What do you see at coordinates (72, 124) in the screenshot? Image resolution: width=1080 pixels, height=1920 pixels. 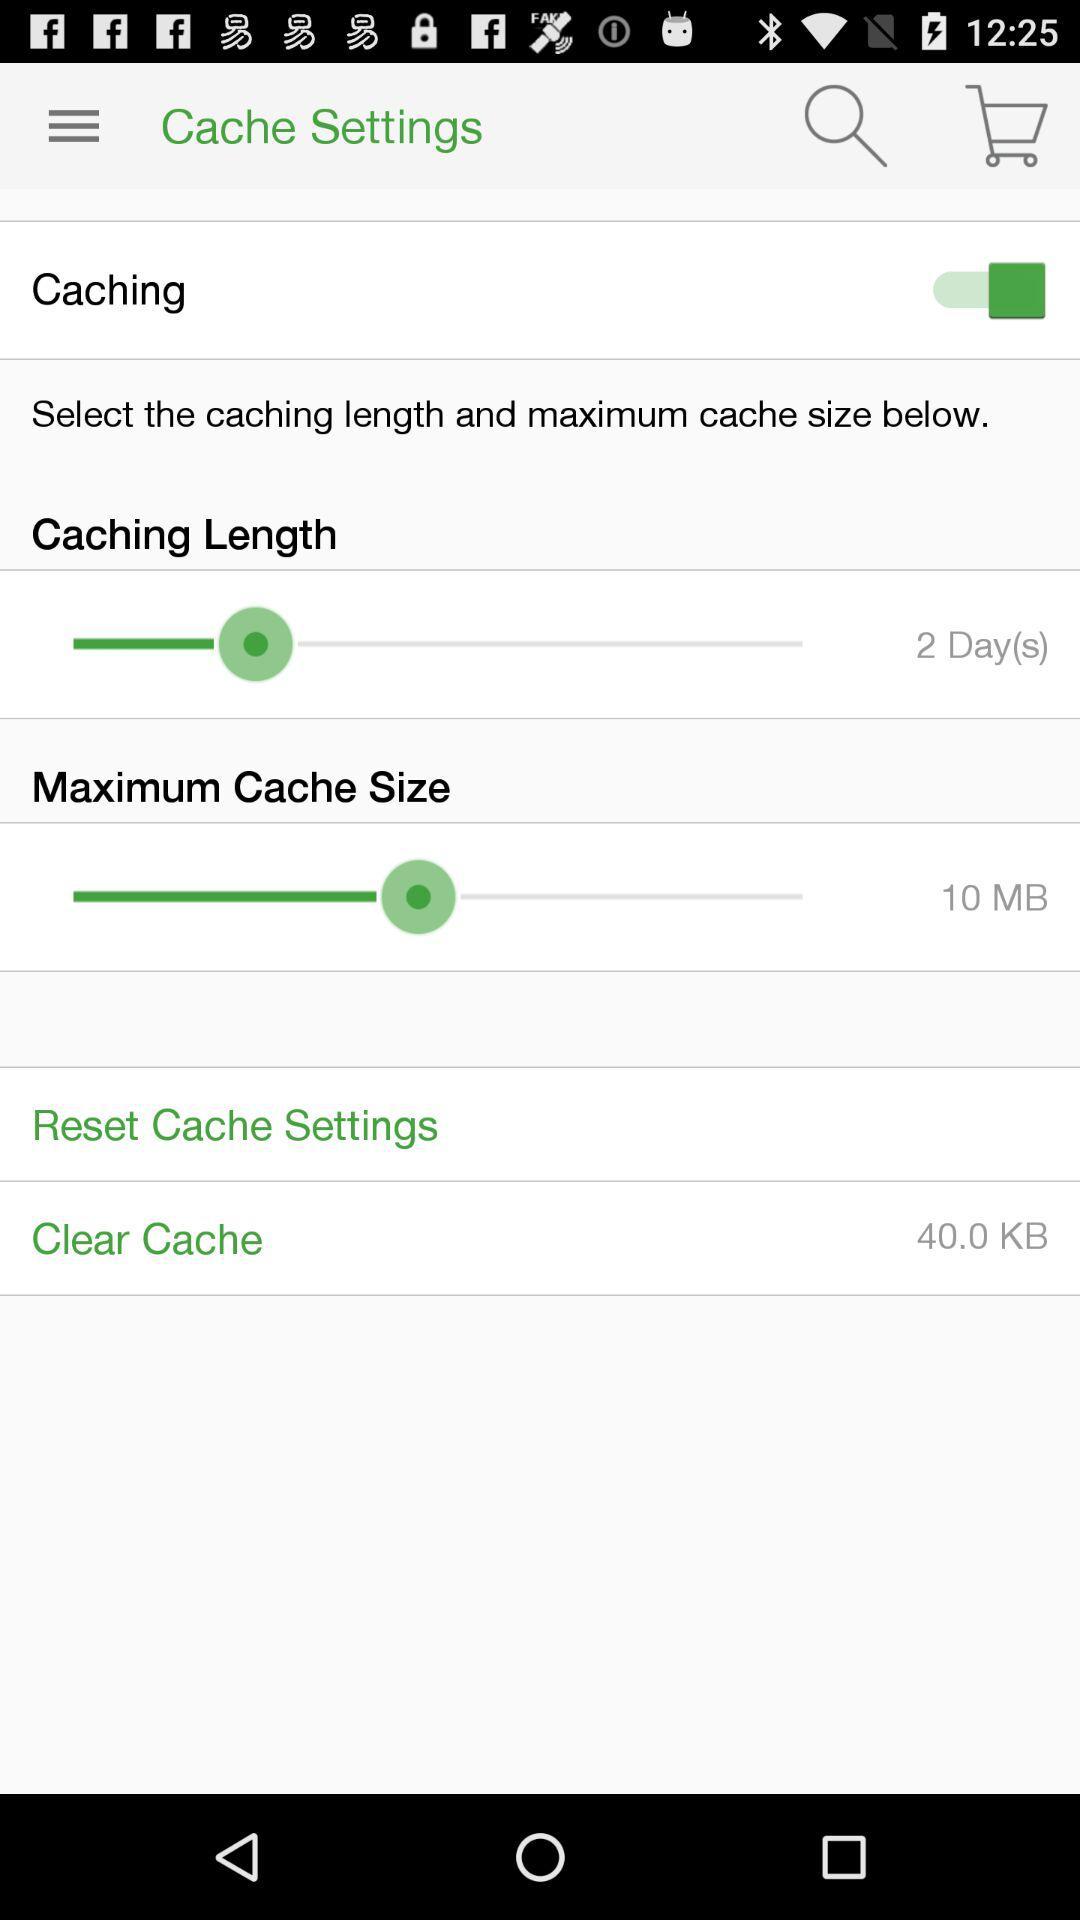 I see `more options` at bounding box center [72, 124].